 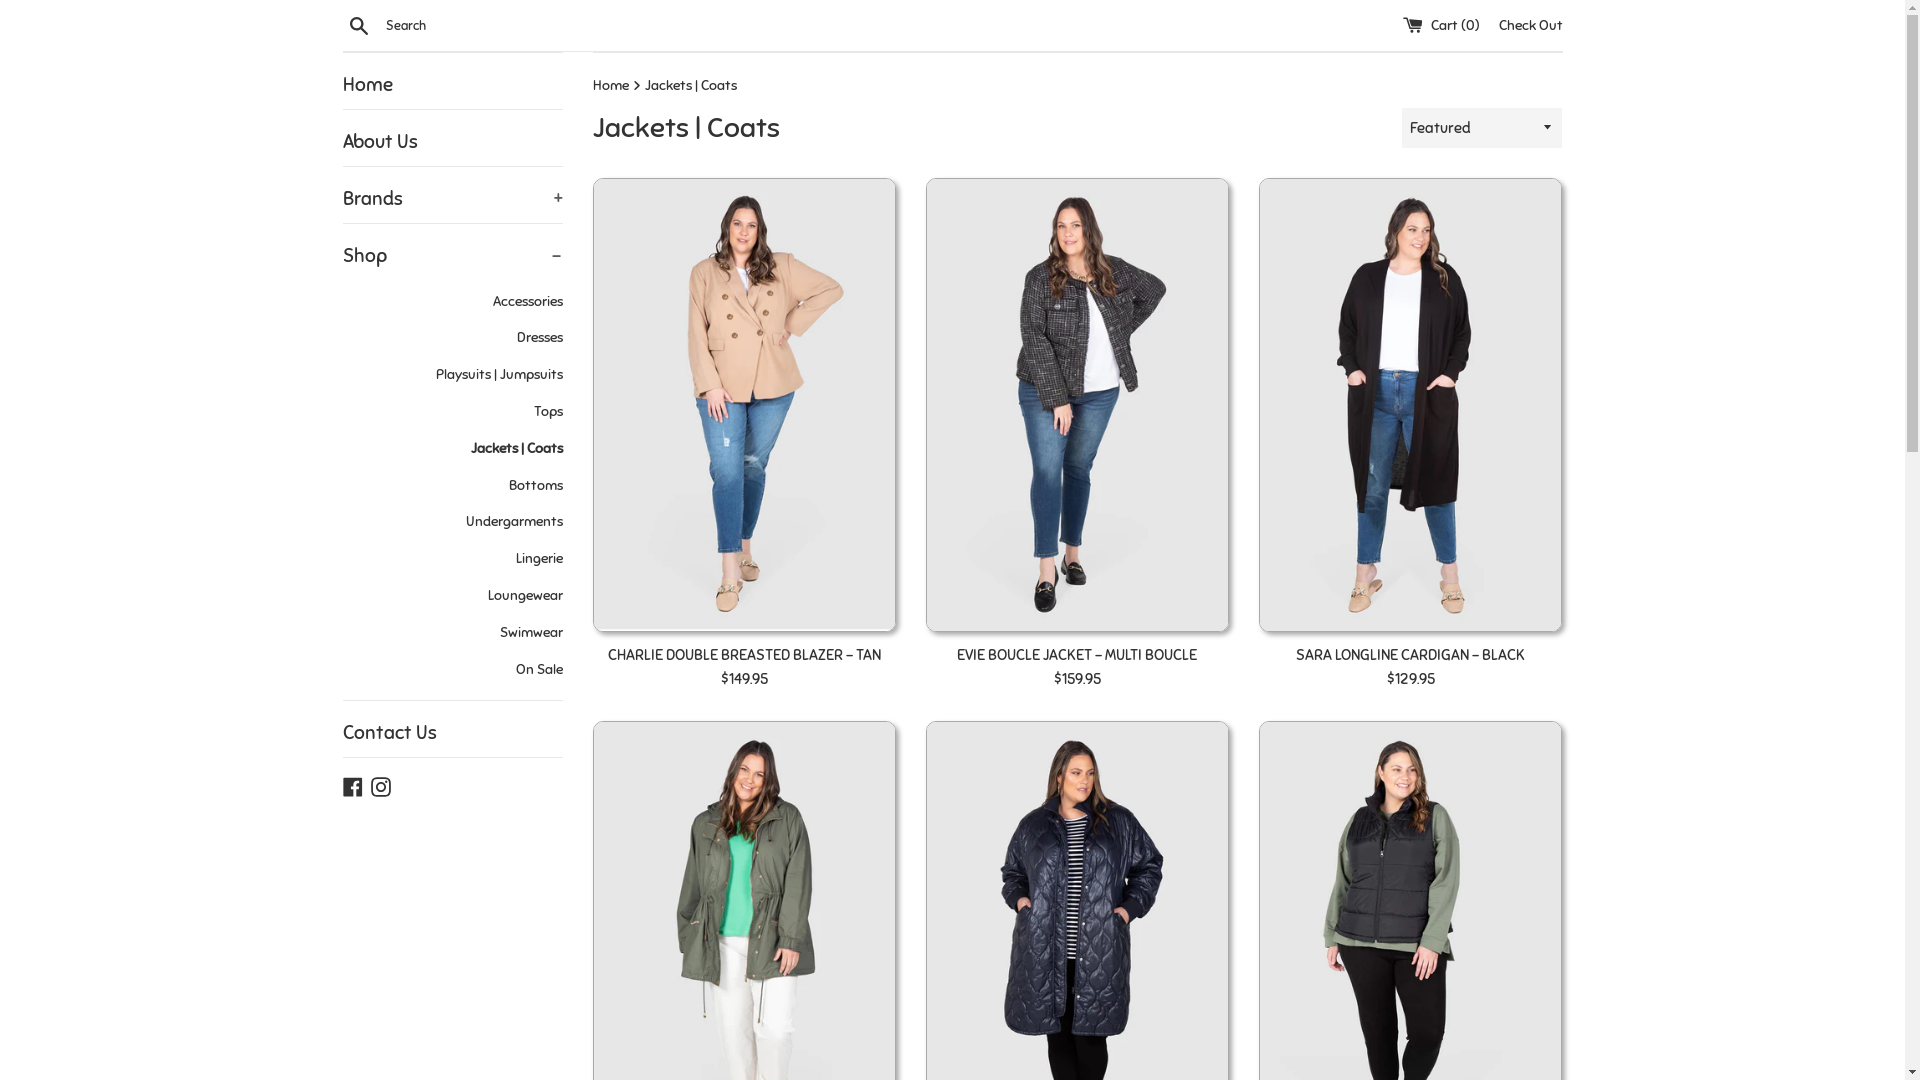 I want to click on 'Home', so click(x=450, y=83).